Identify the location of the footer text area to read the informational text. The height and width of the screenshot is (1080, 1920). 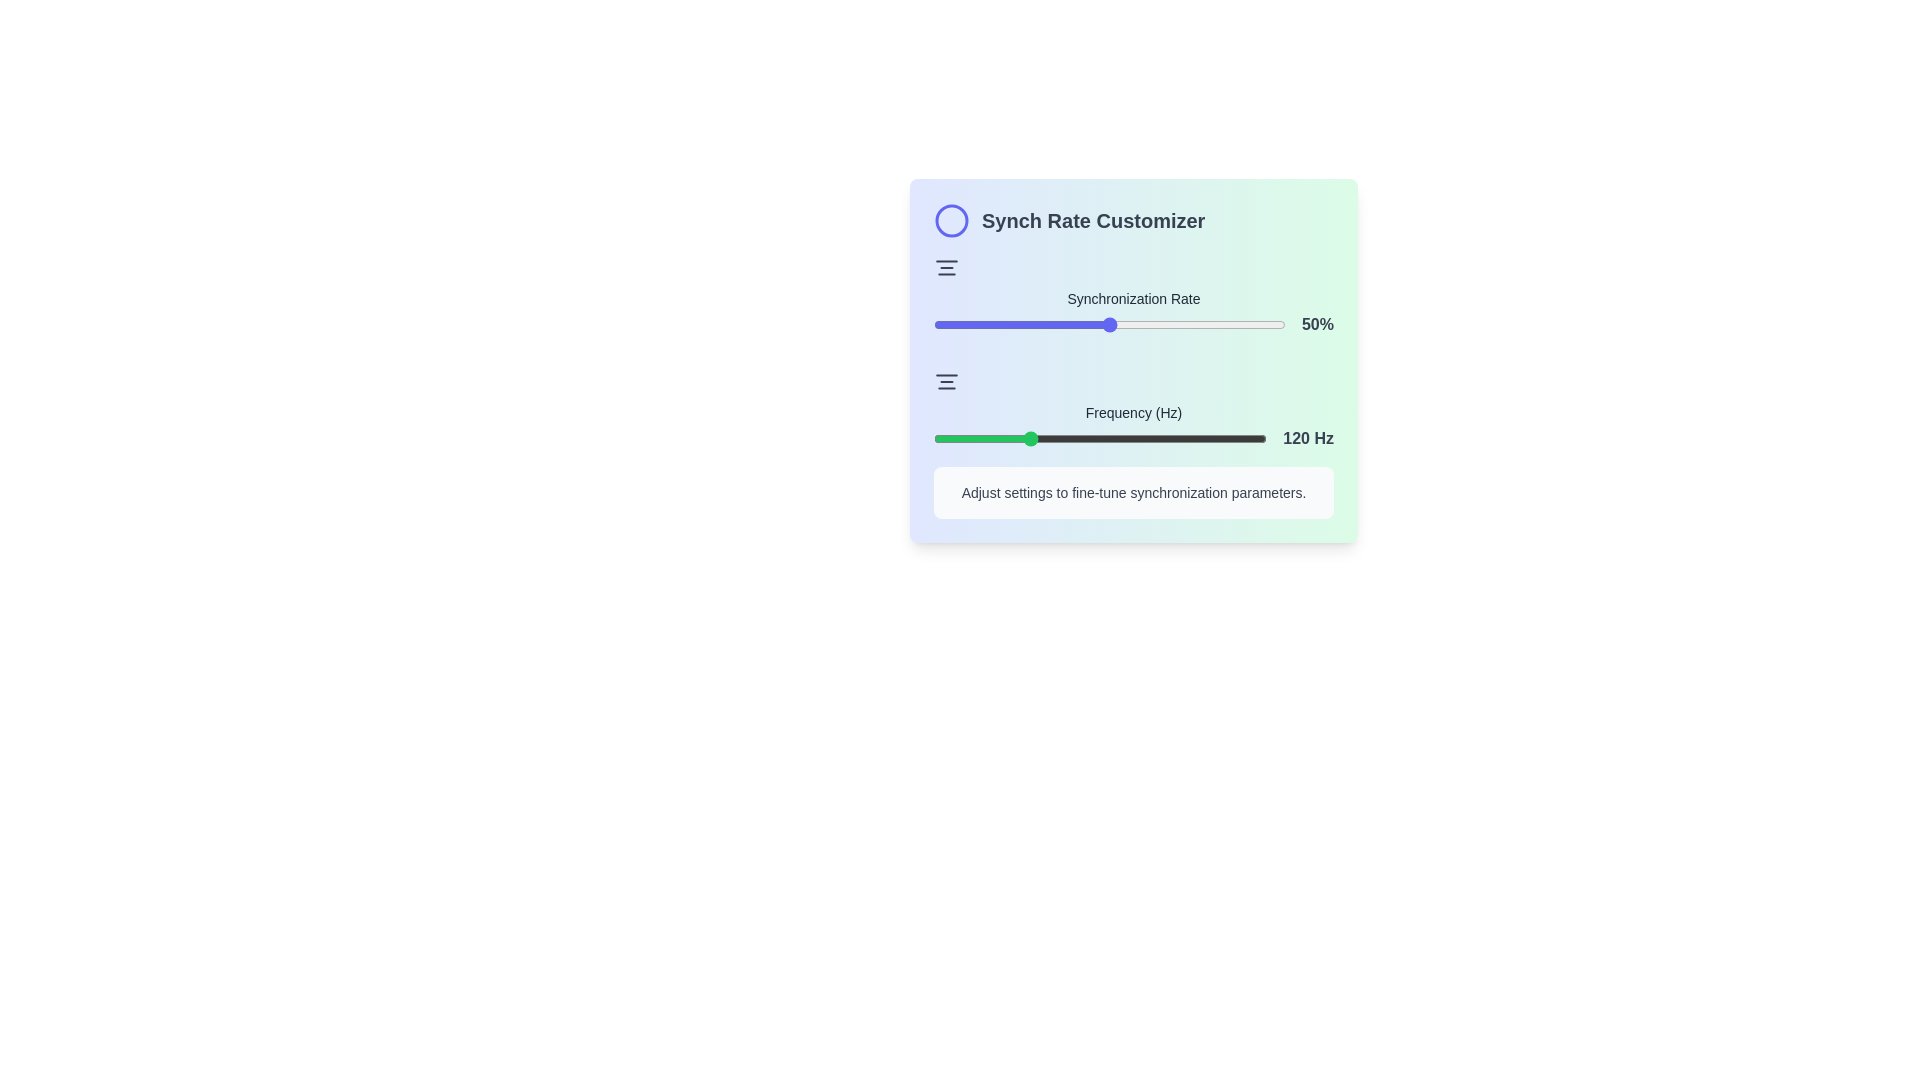
(1133, 493).